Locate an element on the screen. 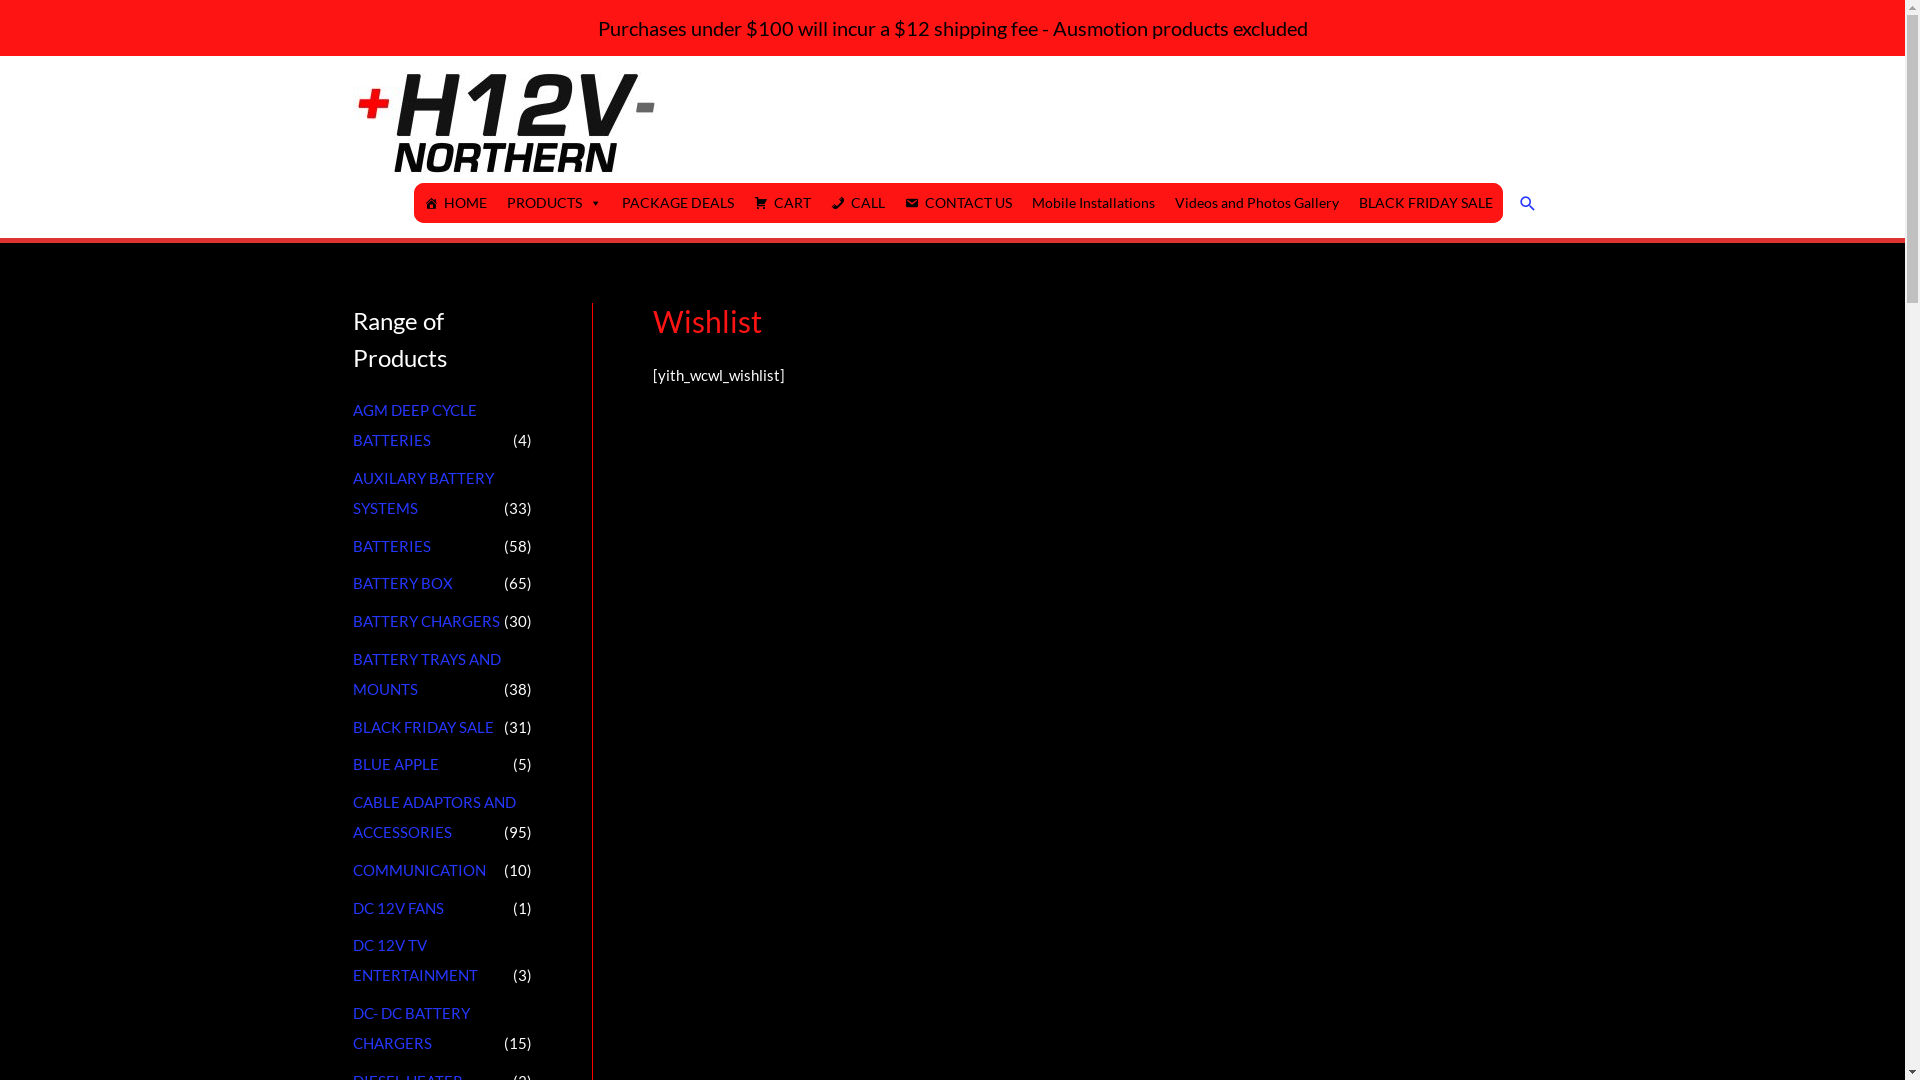 The height and width of the screenshot is (1080, 1920). 'BATTERY CHARGERS' is located at coordinates (424, 620).